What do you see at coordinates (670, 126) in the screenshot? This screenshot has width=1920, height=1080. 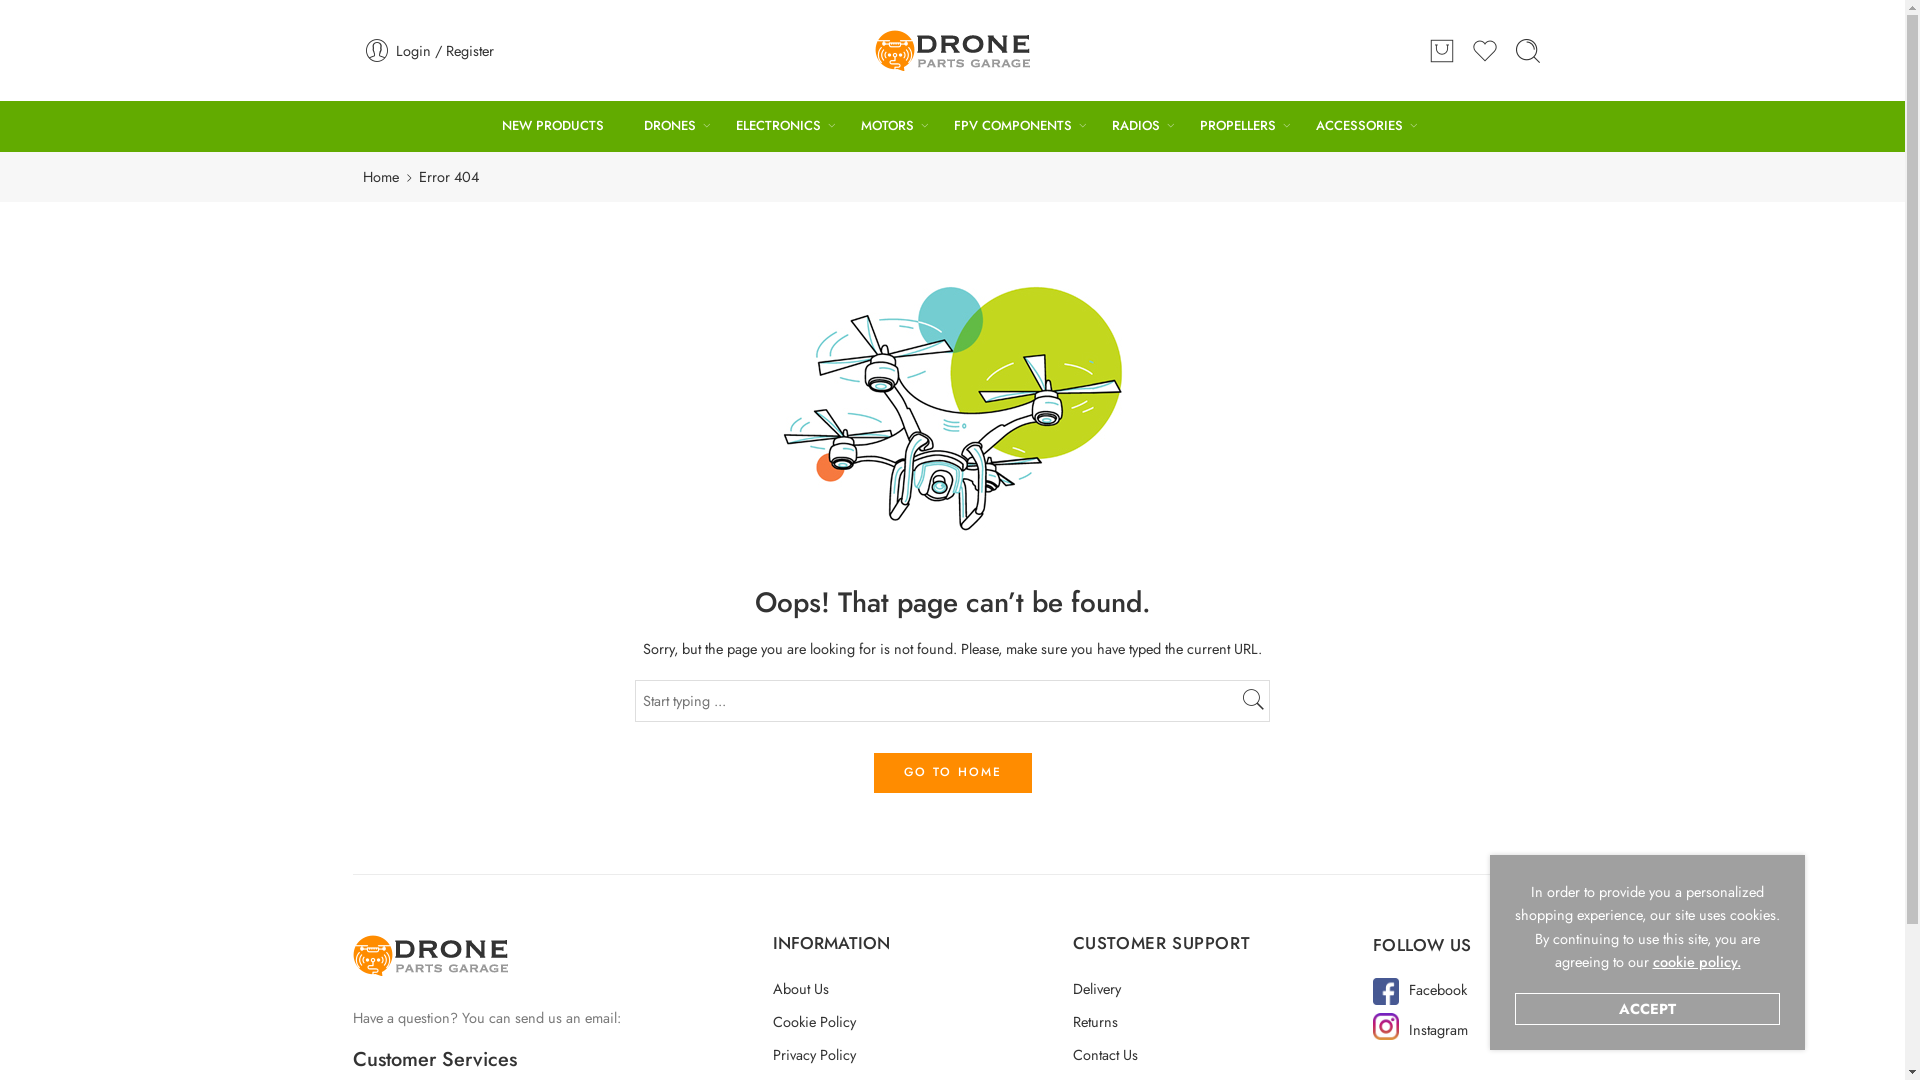 I see `'DRONES'` at bounding box center [670, 126].